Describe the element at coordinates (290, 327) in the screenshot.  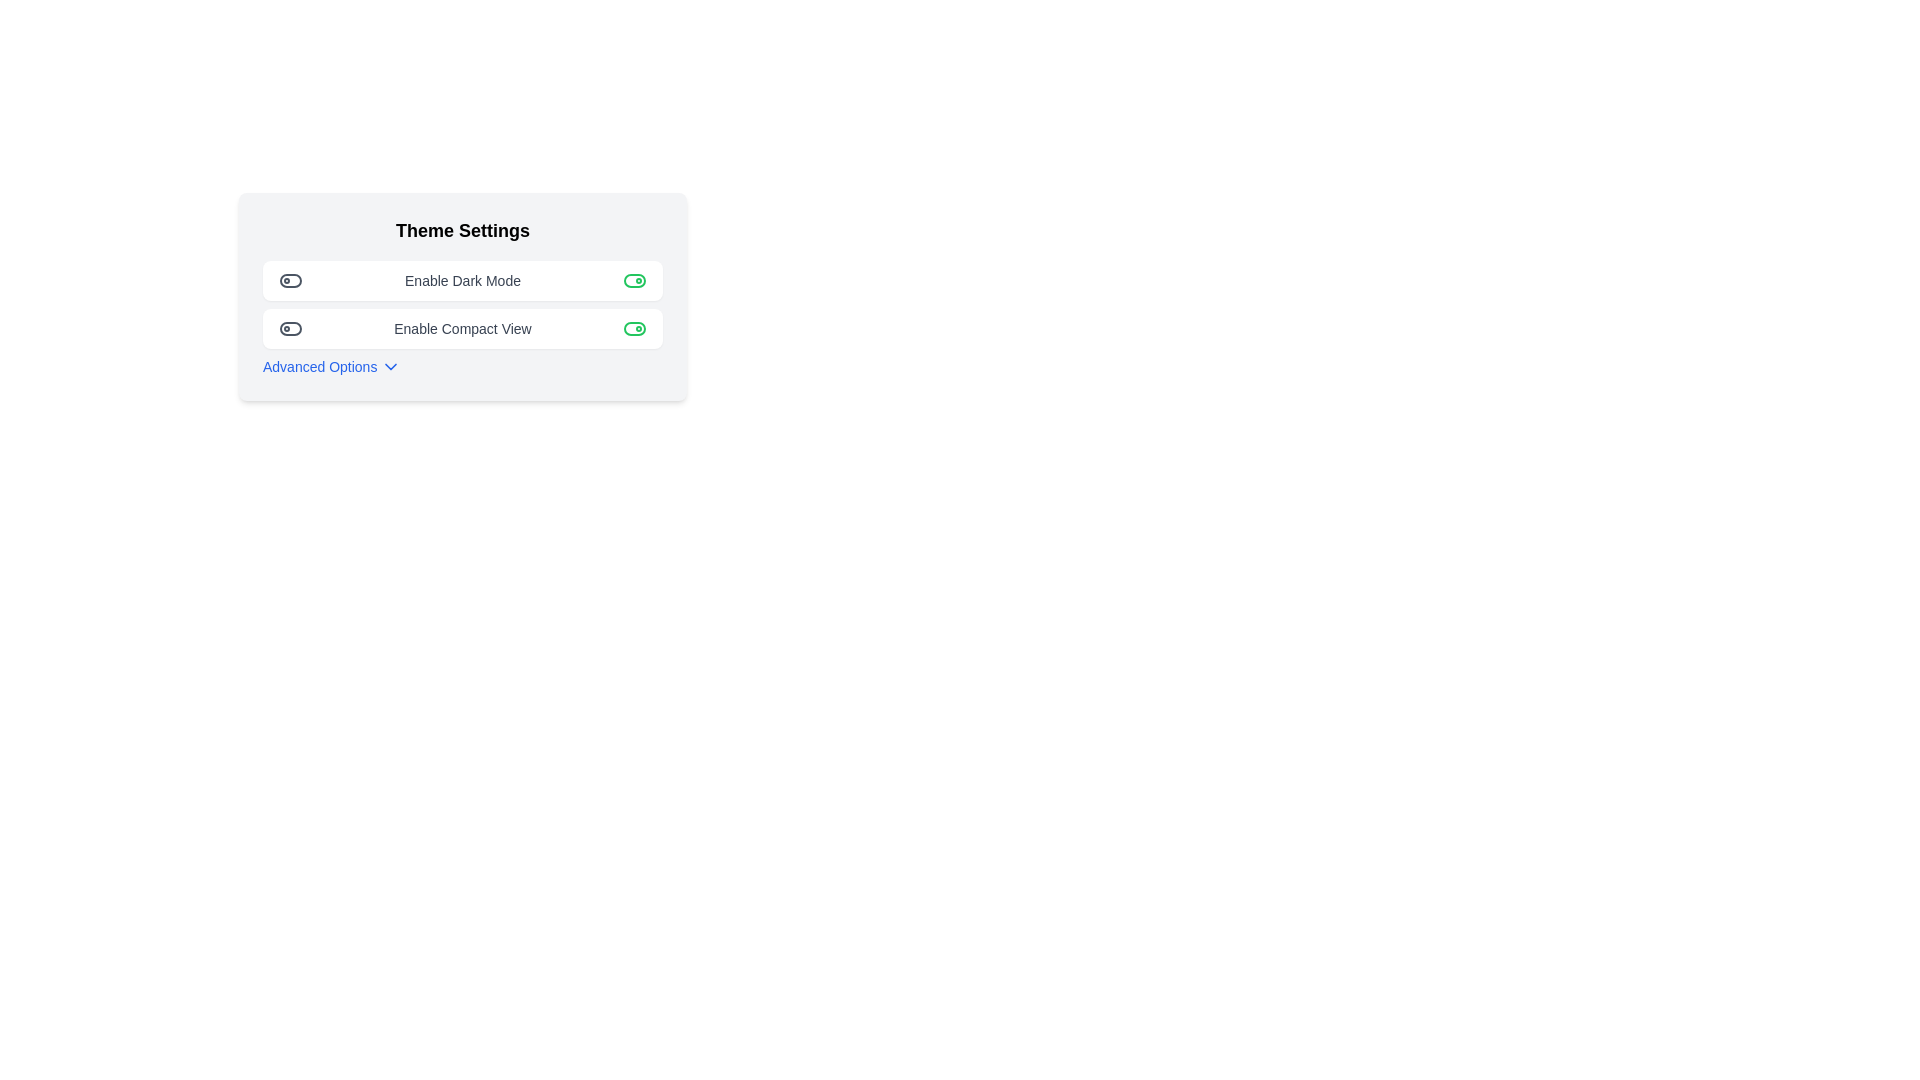
I see `the background shape of the toggle switch located in the second row under the 'Theme Settings' header, which aligns horizontally with the label 'Enable Compact View'` at that location.